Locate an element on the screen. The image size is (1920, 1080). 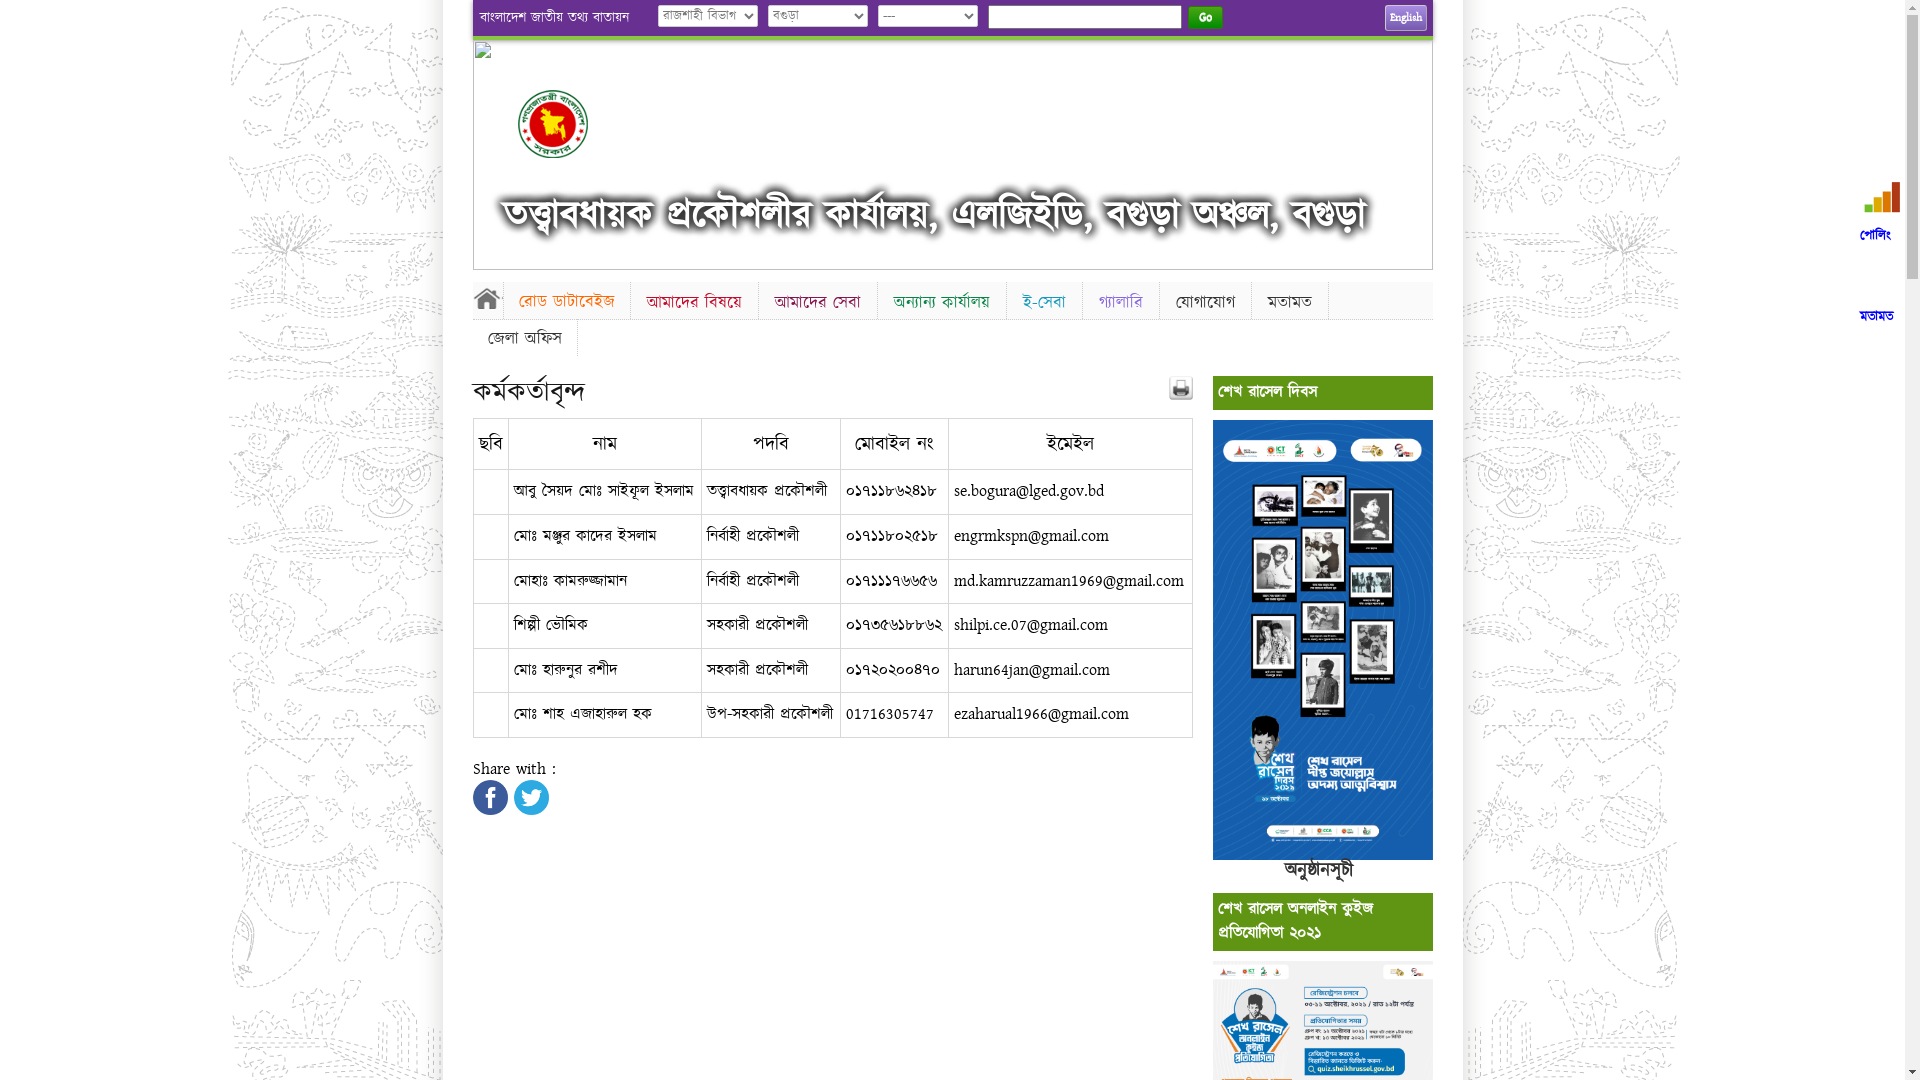
'English' is located at coordinates (1404, 18).